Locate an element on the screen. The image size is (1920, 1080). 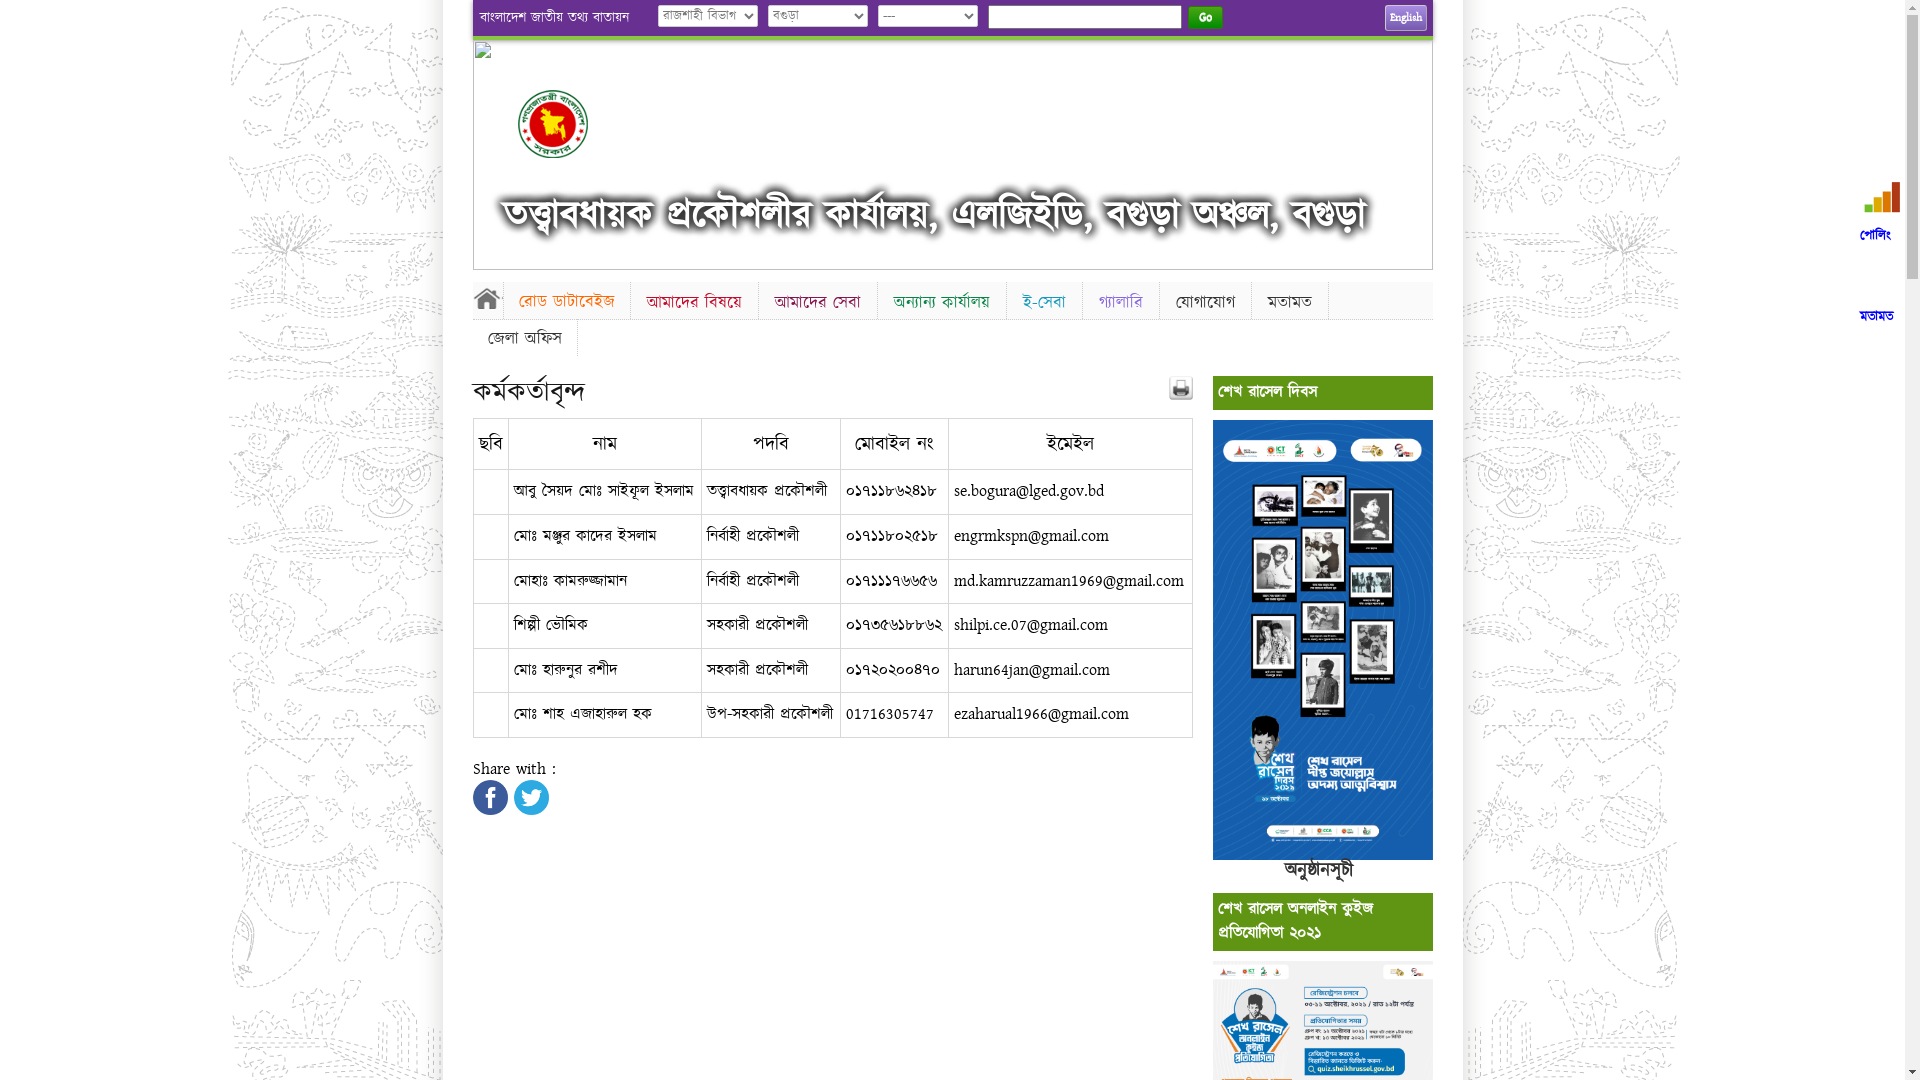
'English' is located at coordinates (1404, 18).